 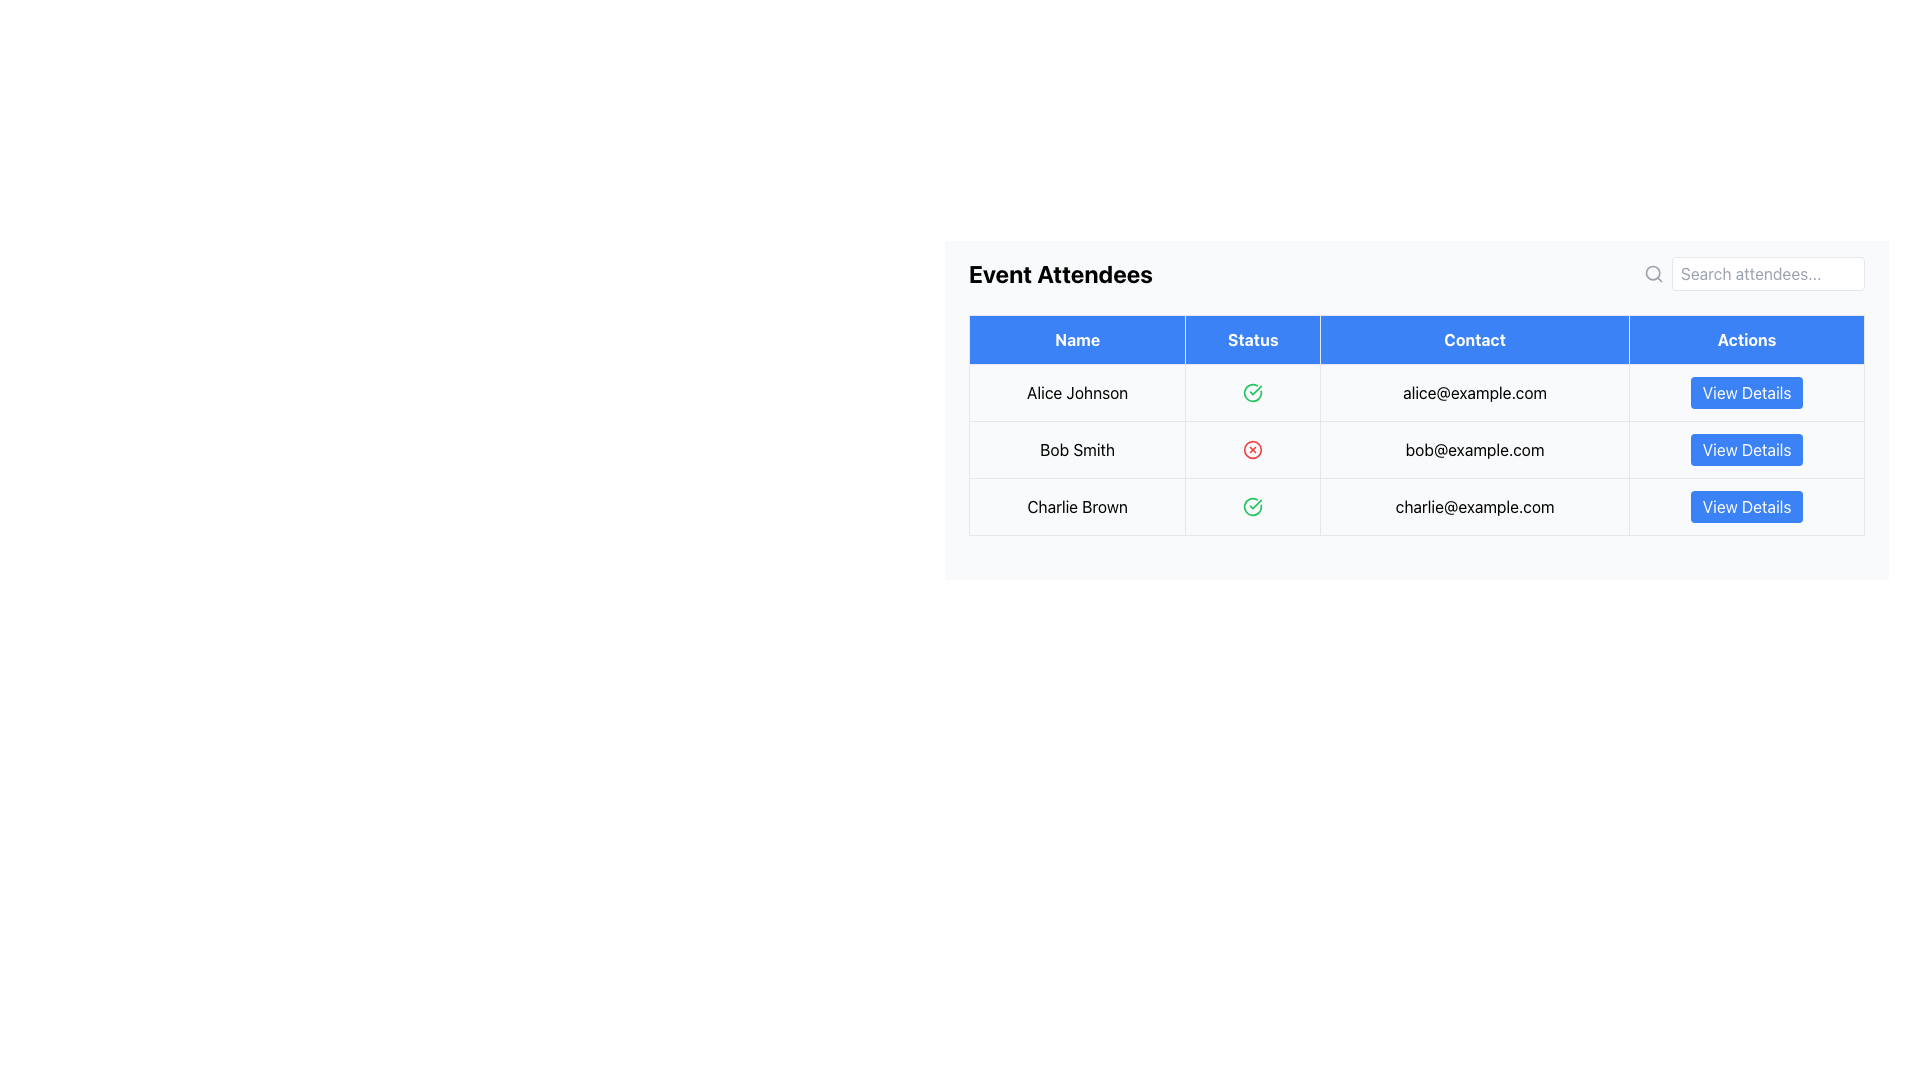 What do you see at coordinates (1654, 273) in the screenshot?
I see `the search icon located in the top-right corner of the interface, to the immediate left of the text input field with the placeholder 'Search attendees...'` at bounding box center [1654, 273].